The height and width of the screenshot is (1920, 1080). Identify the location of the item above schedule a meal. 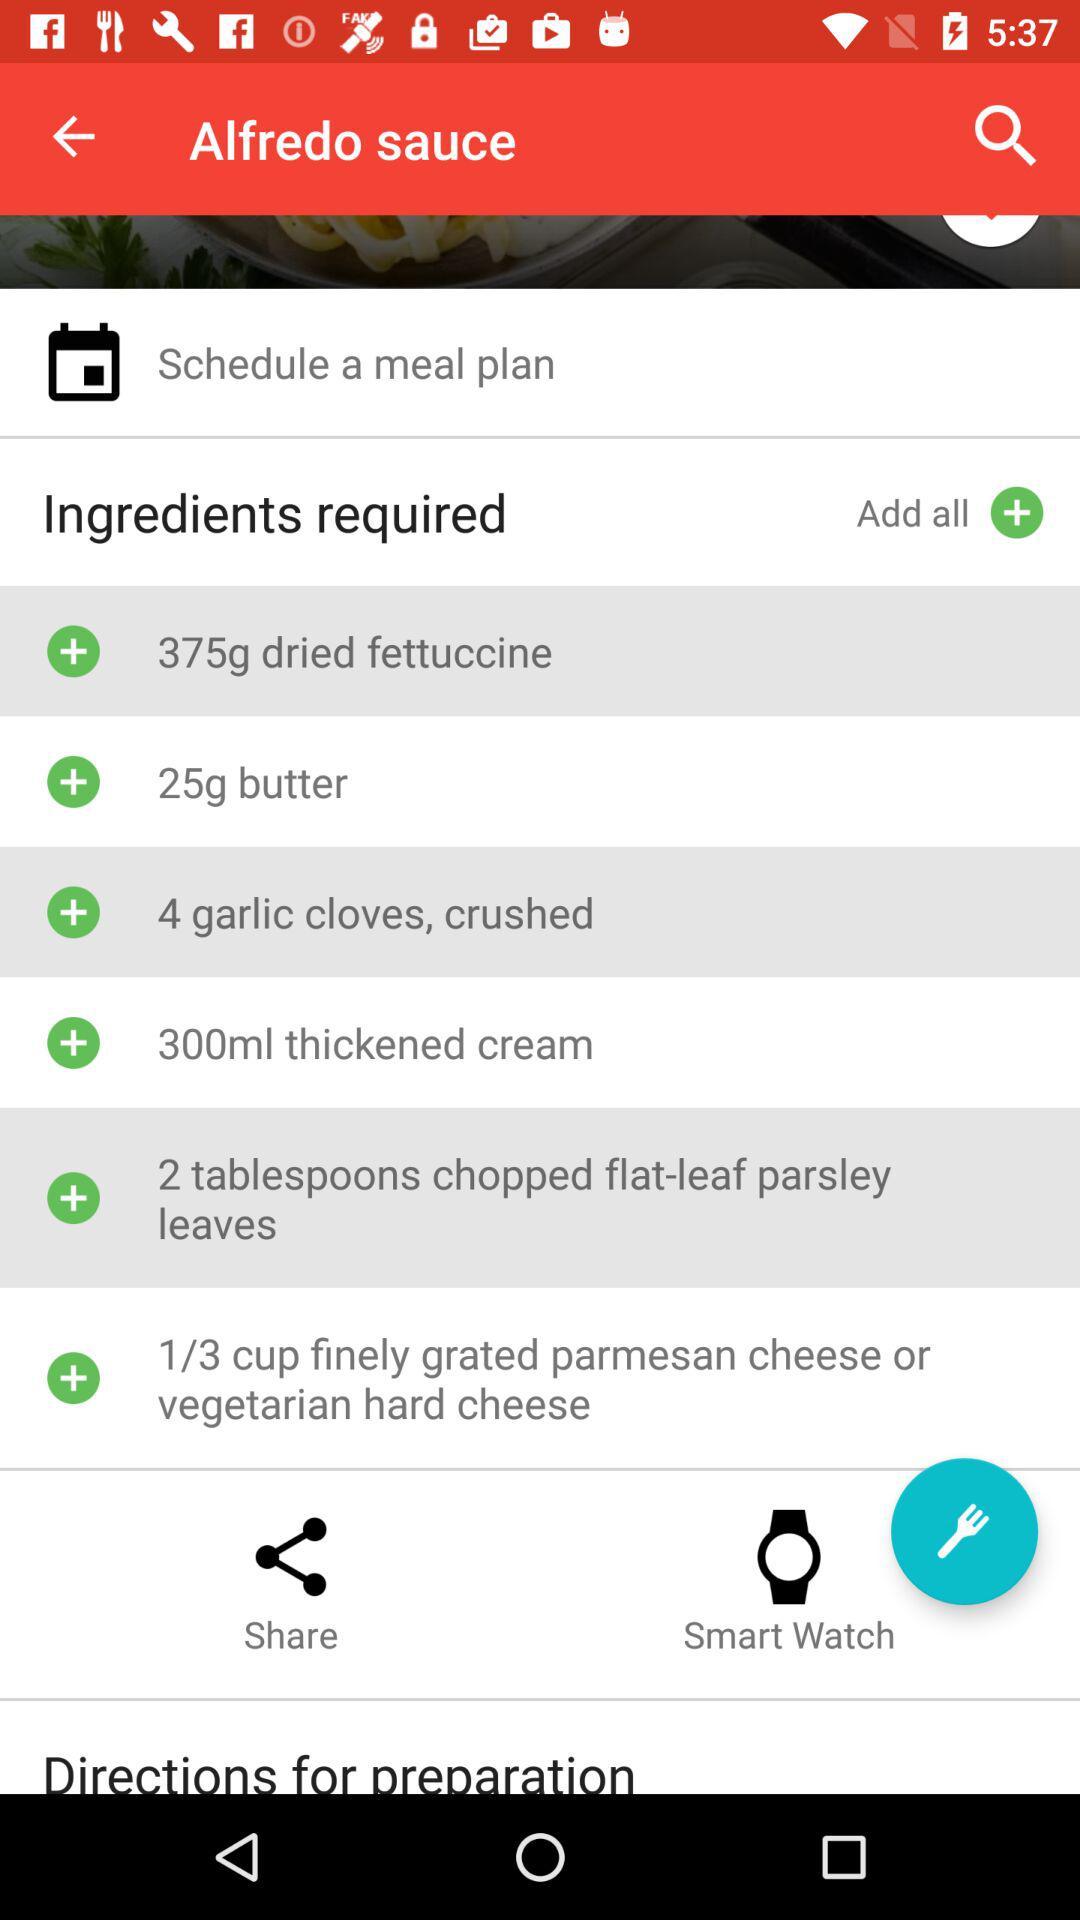
(990, 236).